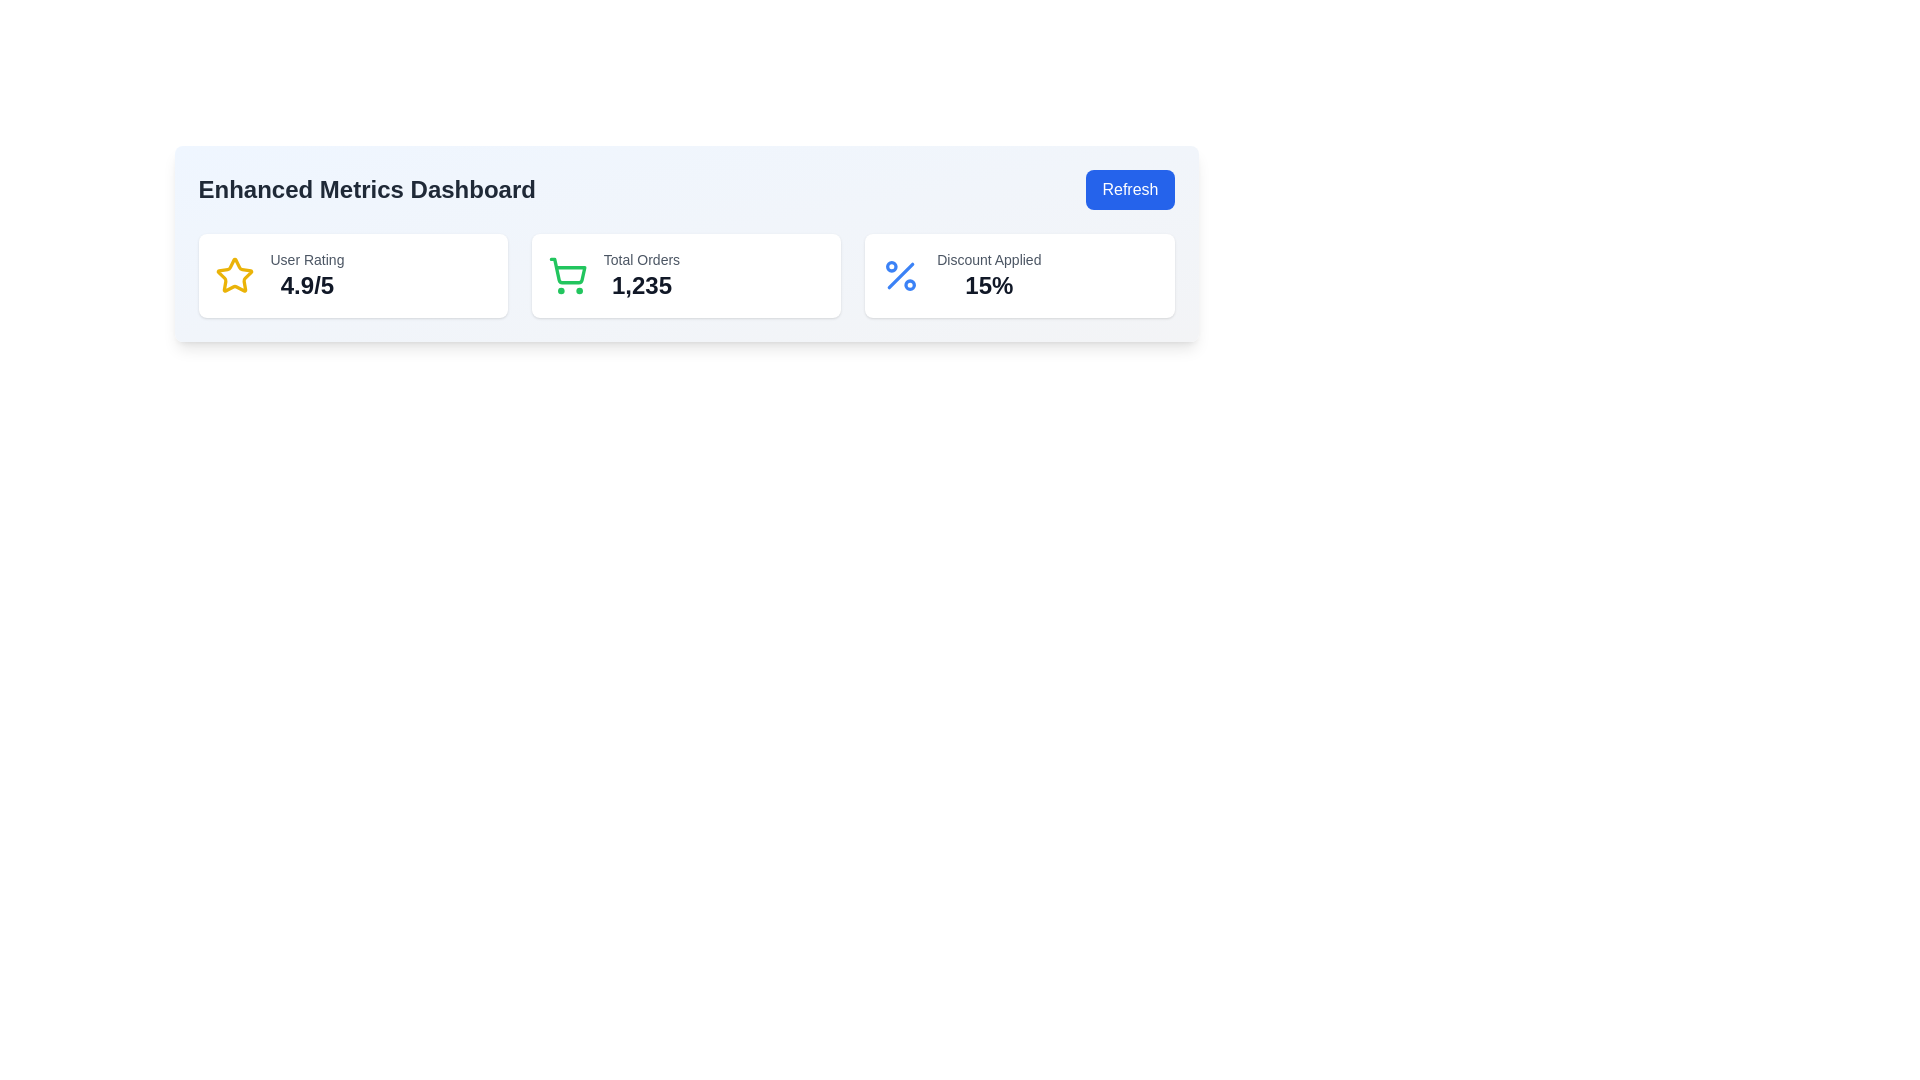 The image size is (1920, 1080). Describe the element at coordinates (1019, 276) in the screenshot. I see `the Informational display card that shows 'Discount Applied' with a percentage symbol on the left and is located at the rightmost position of a grid layout` at that location.